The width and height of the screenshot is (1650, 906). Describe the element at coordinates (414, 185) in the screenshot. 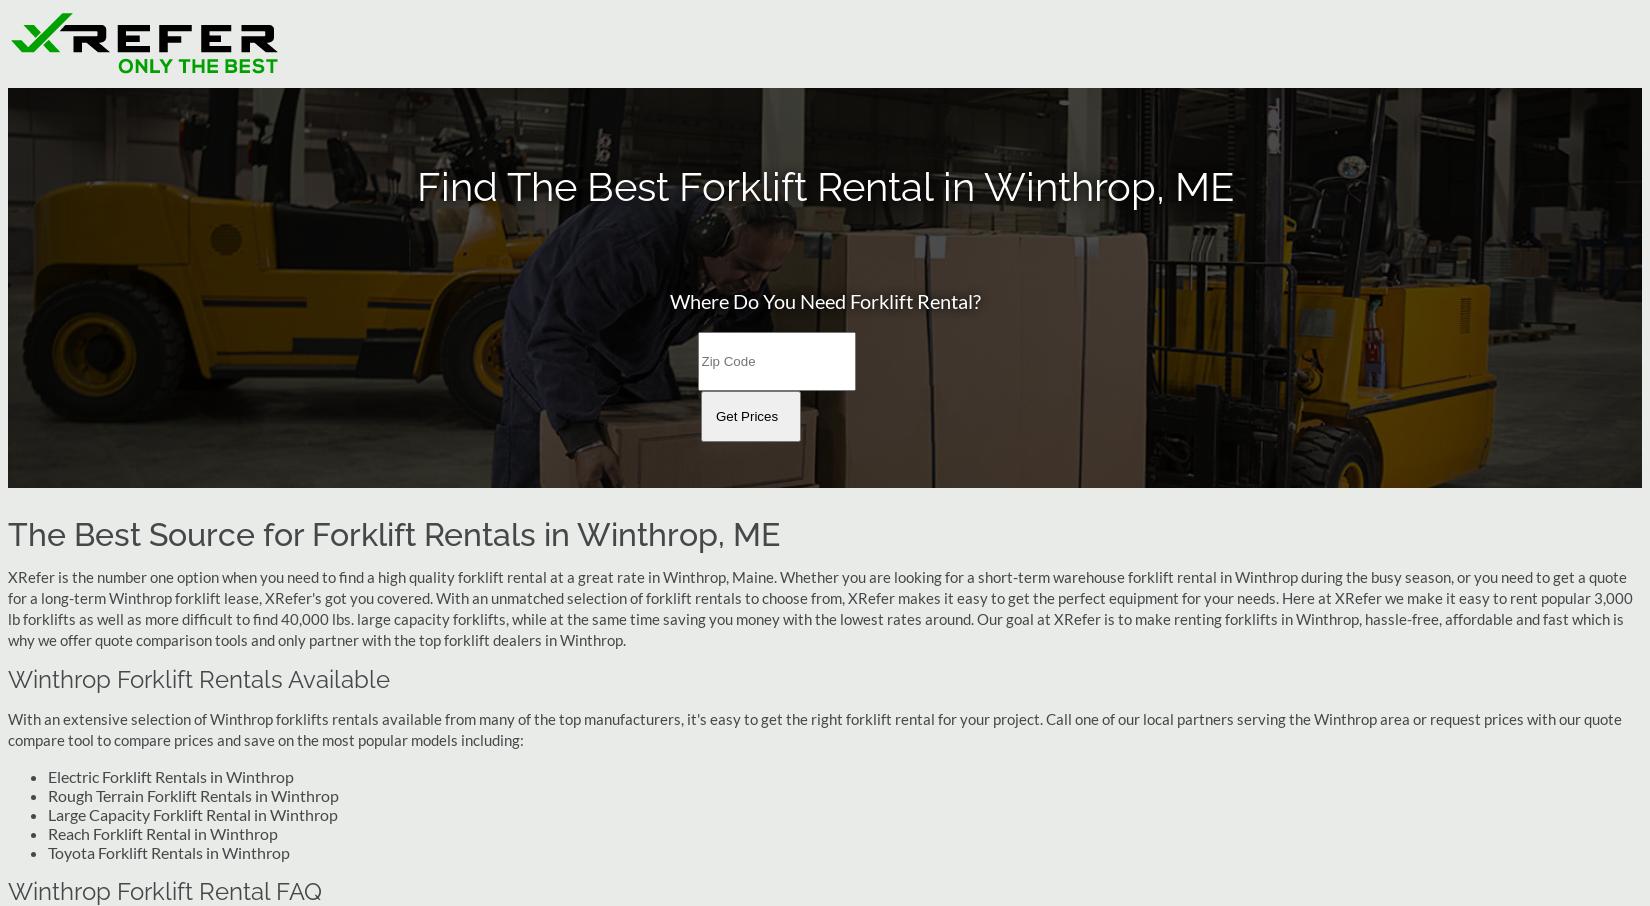

I see `'Find The Best Forklift Rental in Winthrop, ME'` at that location.